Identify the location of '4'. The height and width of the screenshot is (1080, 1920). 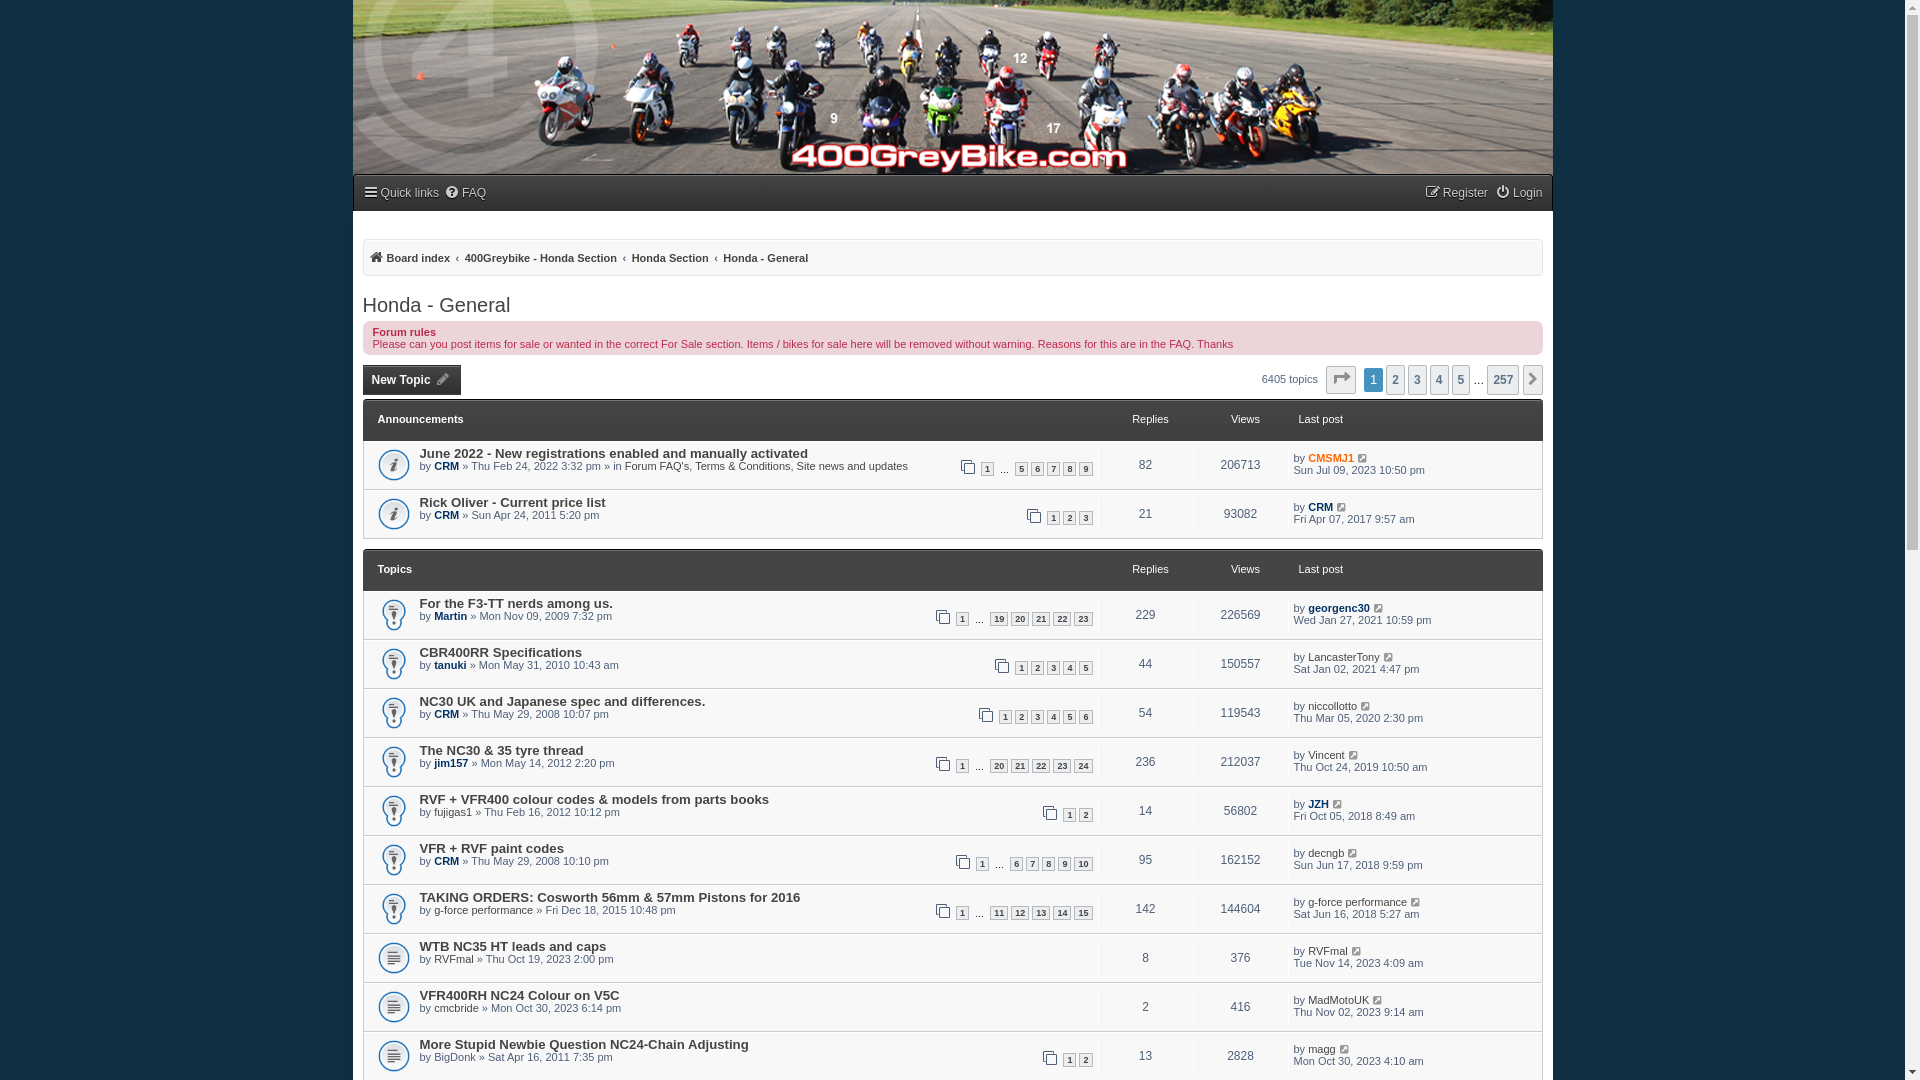
(1438, 380).